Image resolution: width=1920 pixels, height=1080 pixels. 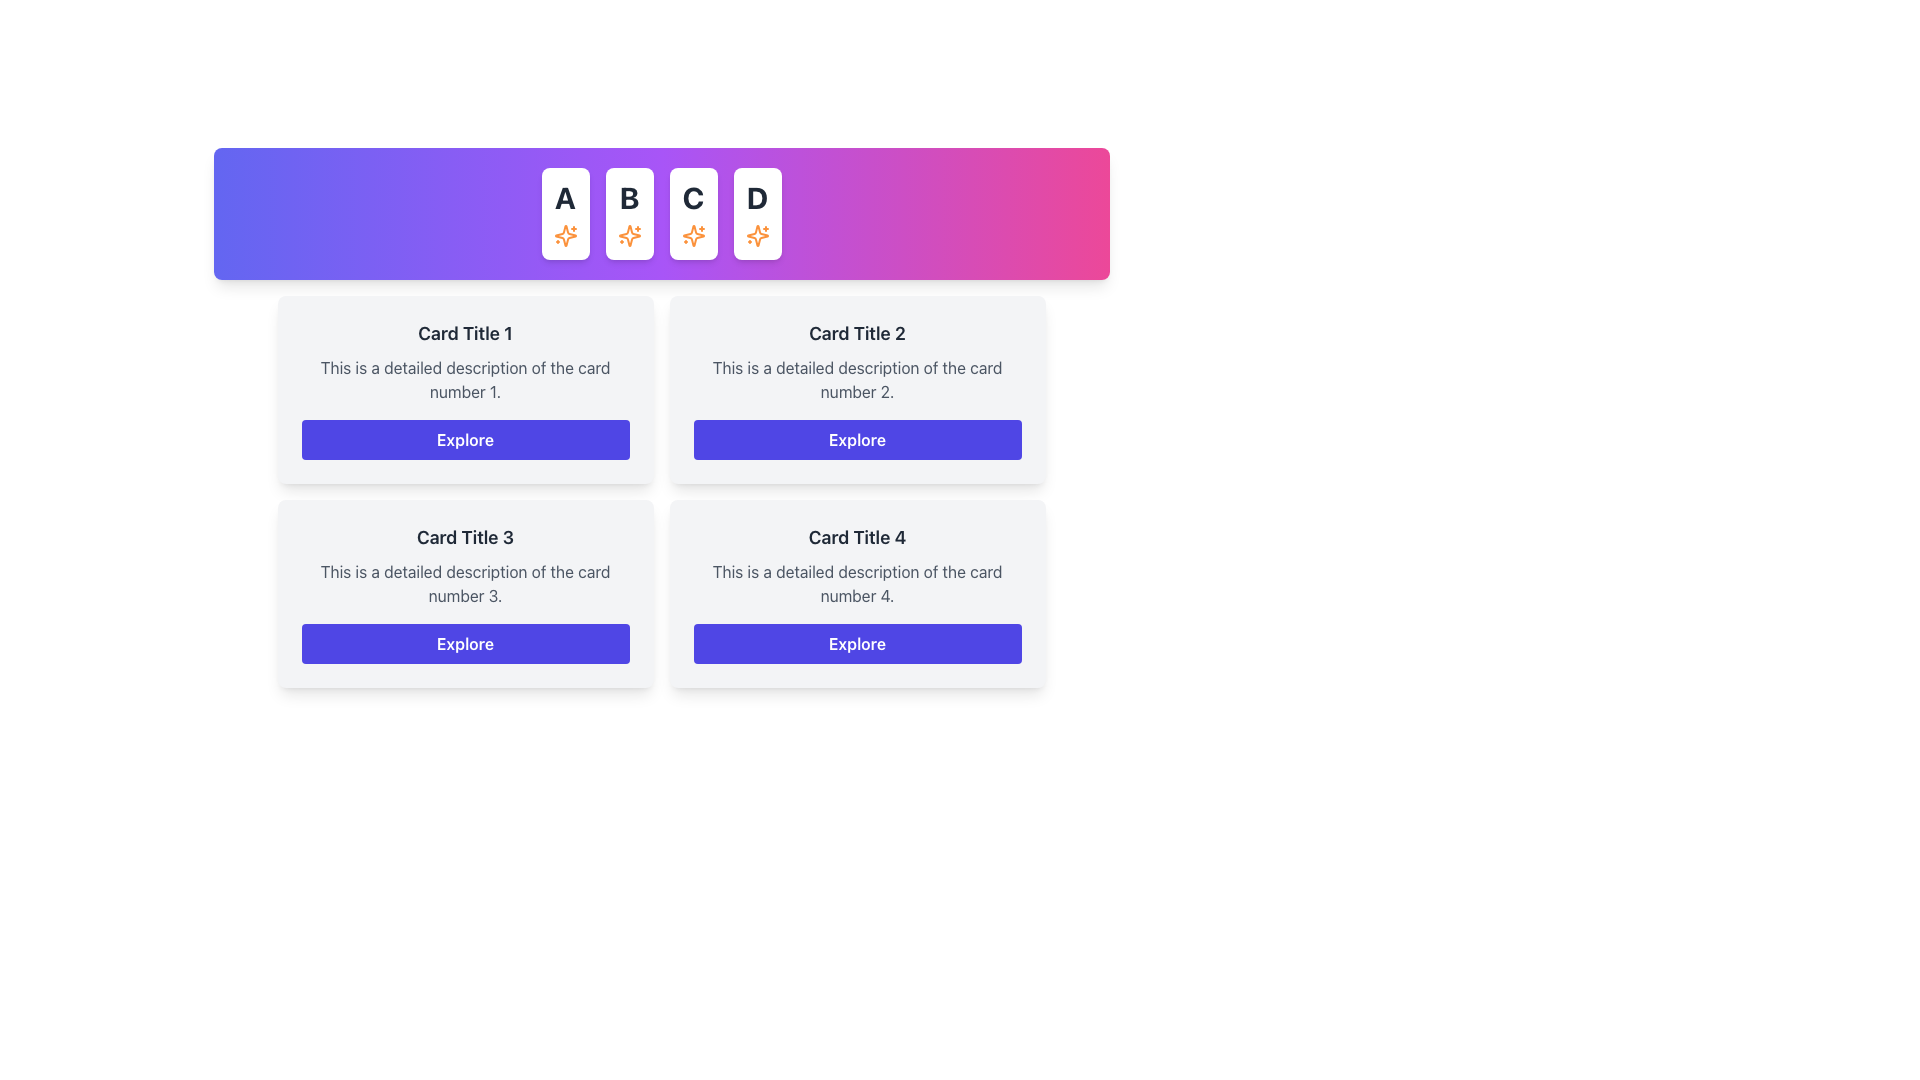 What do you see at coordinates (564, 234) in the screenshot?
I see `the decorative icon located beneath the bold letter 'A' in the first card of the second row, which is part of a horizontal arrangement of four cards` at bounding box center [564, 234].